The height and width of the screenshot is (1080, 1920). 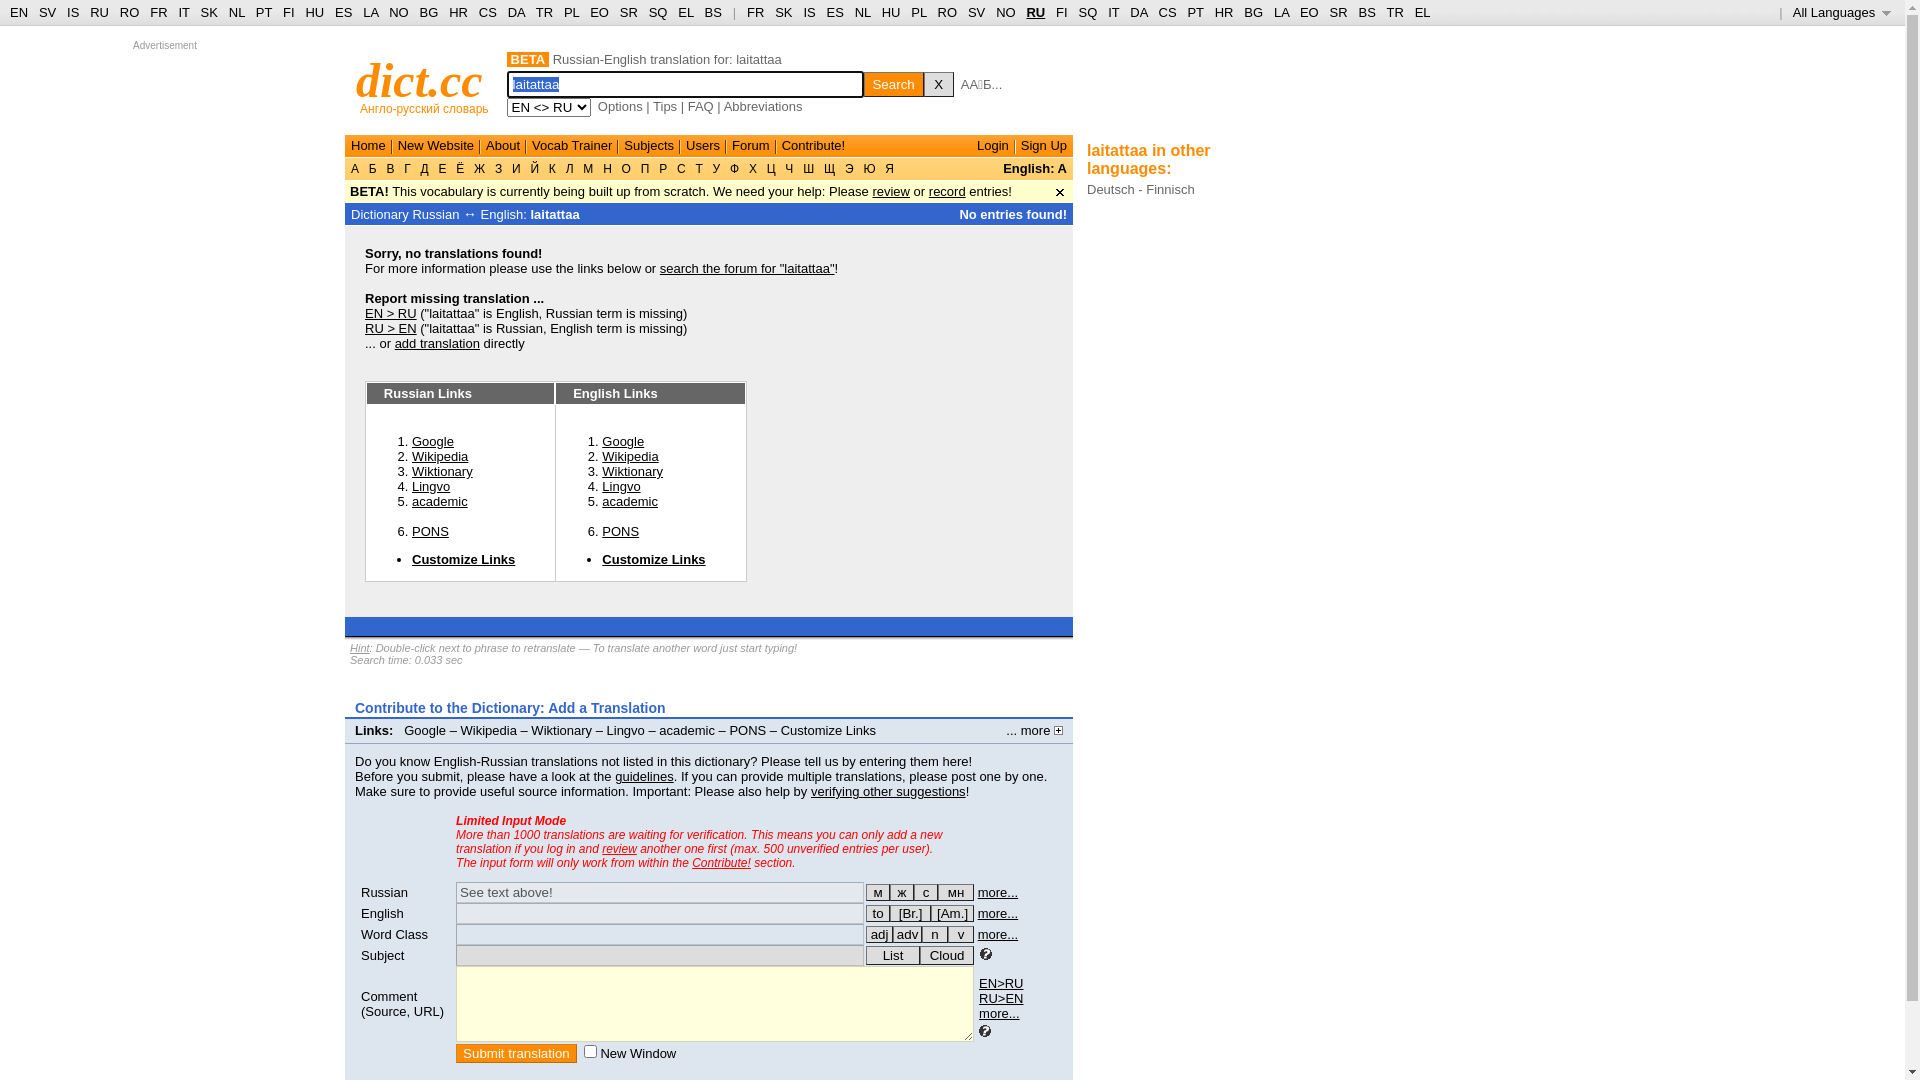 What do you see at coordinates (1195, 12) in the screenshot?
I see `'PT'` at bounding box center [1195, 12].